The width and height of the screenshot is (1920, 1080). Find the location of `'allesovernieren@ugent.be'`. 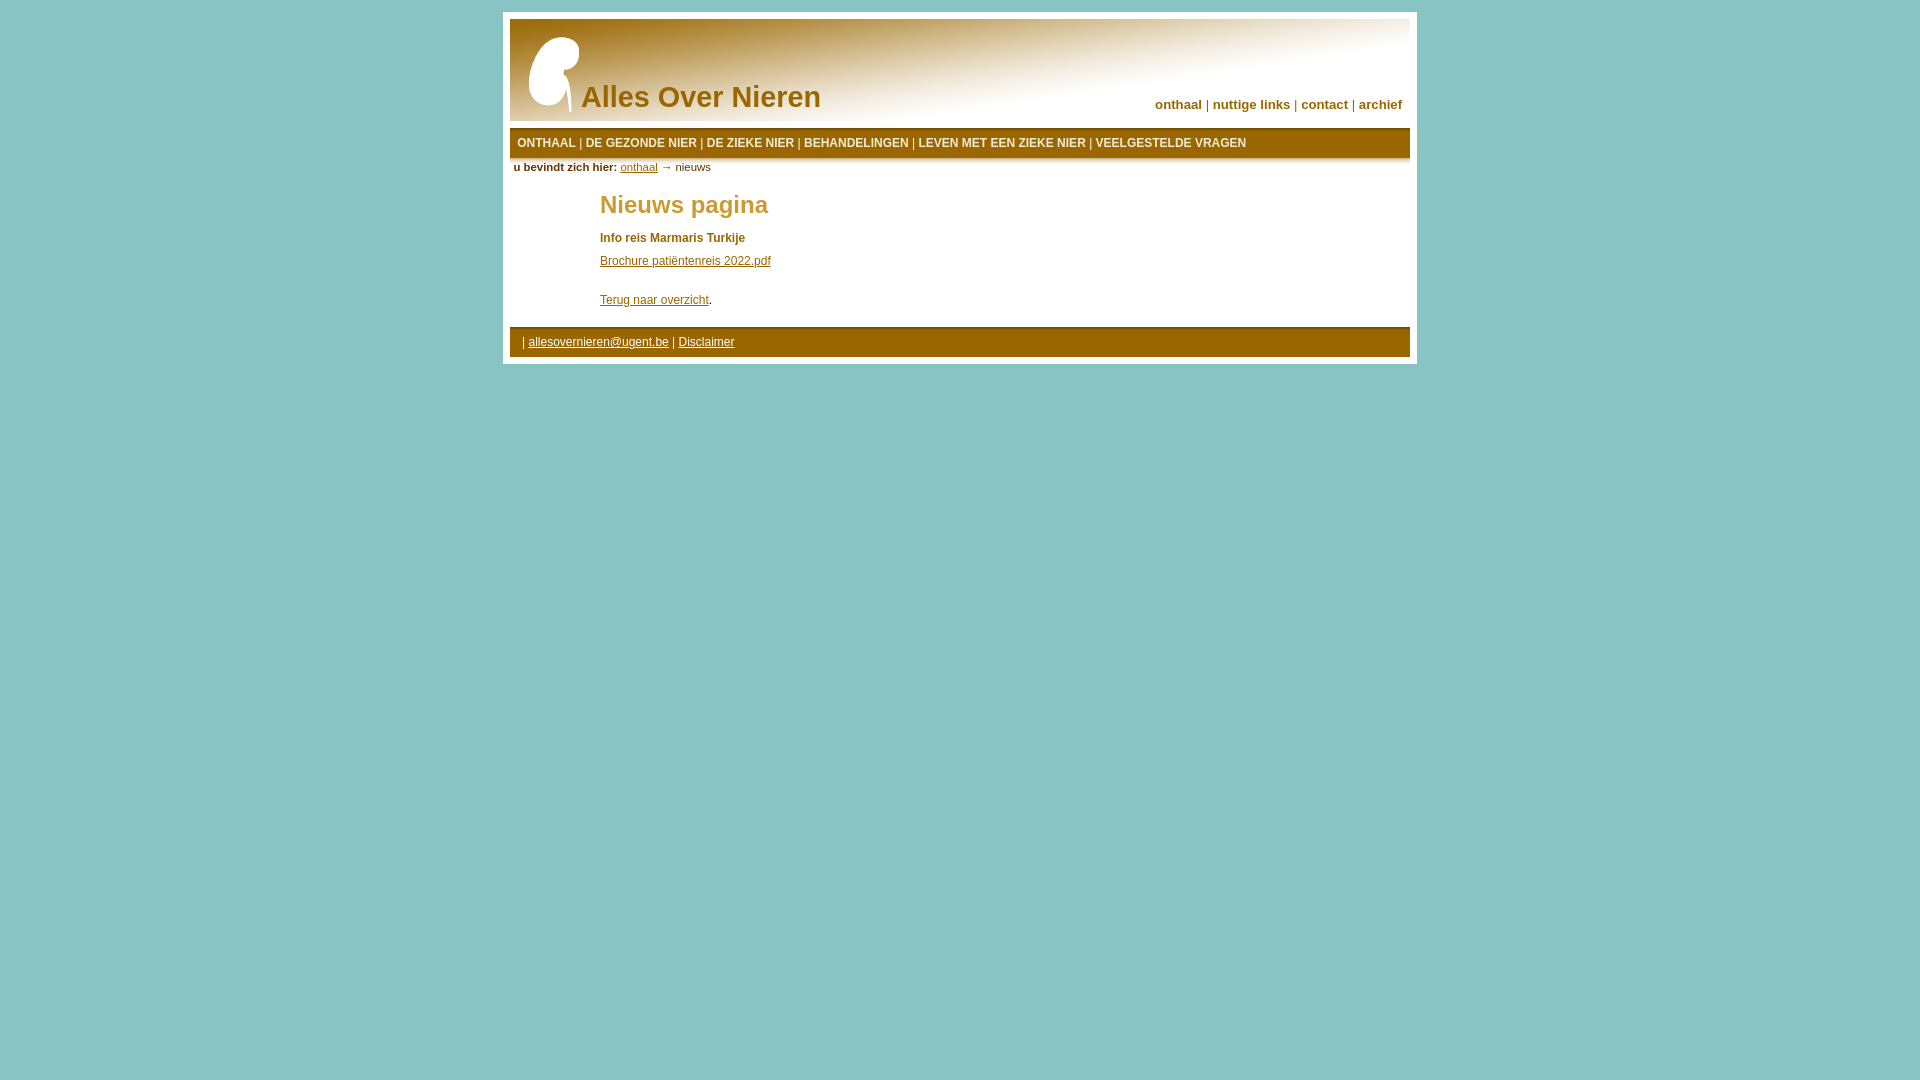

'allesovernieren@ugent.be' is located at coordinates (528, 341).